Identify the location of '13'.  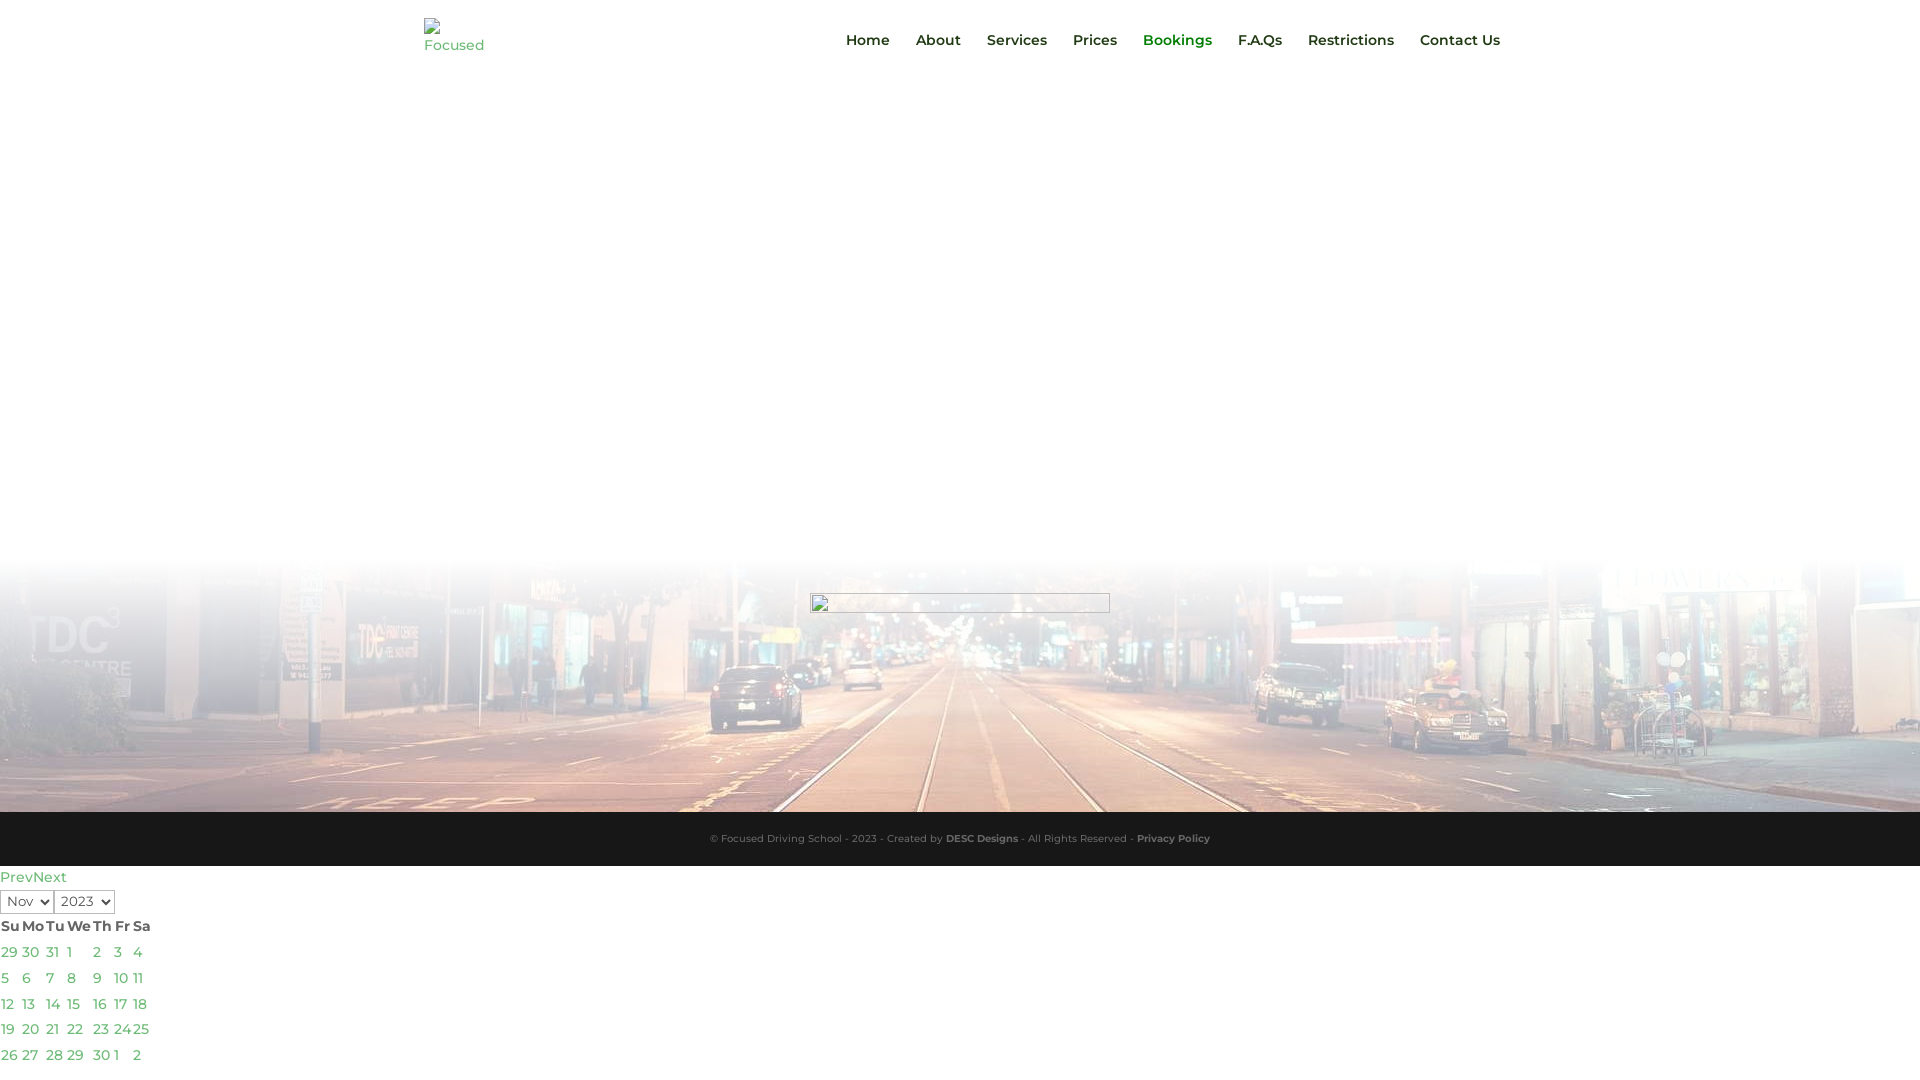
(28, 1003).